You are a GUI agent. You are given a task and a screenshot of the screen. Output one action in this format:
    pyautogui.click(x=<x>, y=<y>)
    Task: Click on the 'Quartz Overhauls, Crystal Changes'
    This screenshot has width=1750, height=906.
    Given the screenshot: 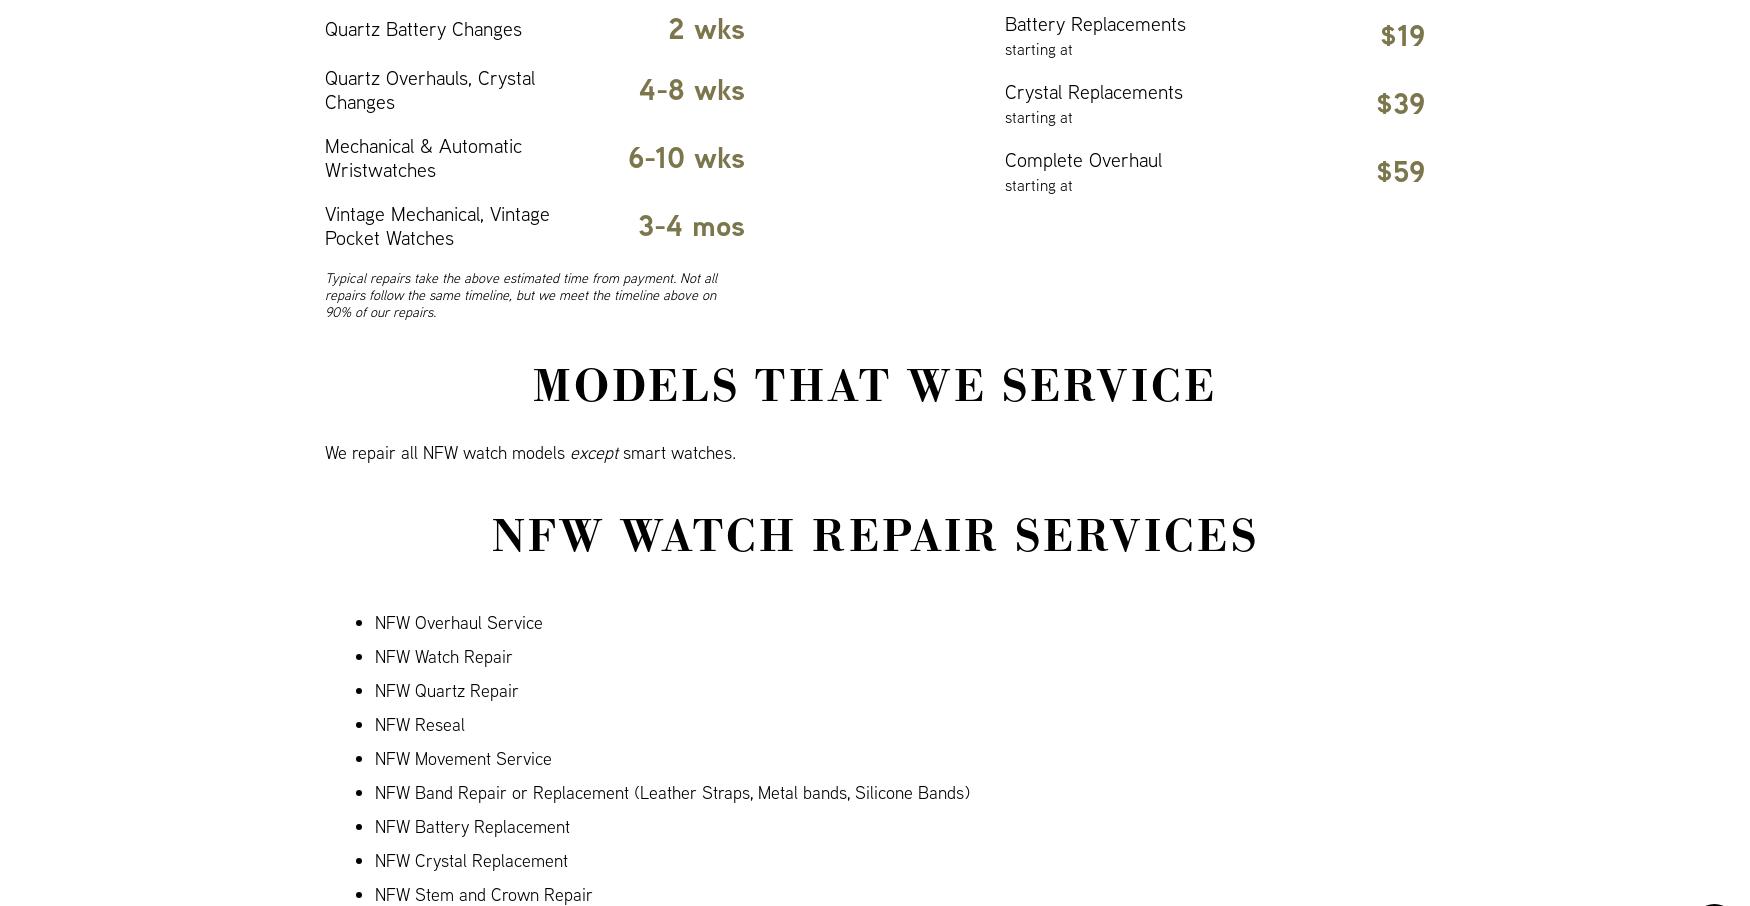 What is the action you would take?
    pyautogui.click(x=428, y=89)
    